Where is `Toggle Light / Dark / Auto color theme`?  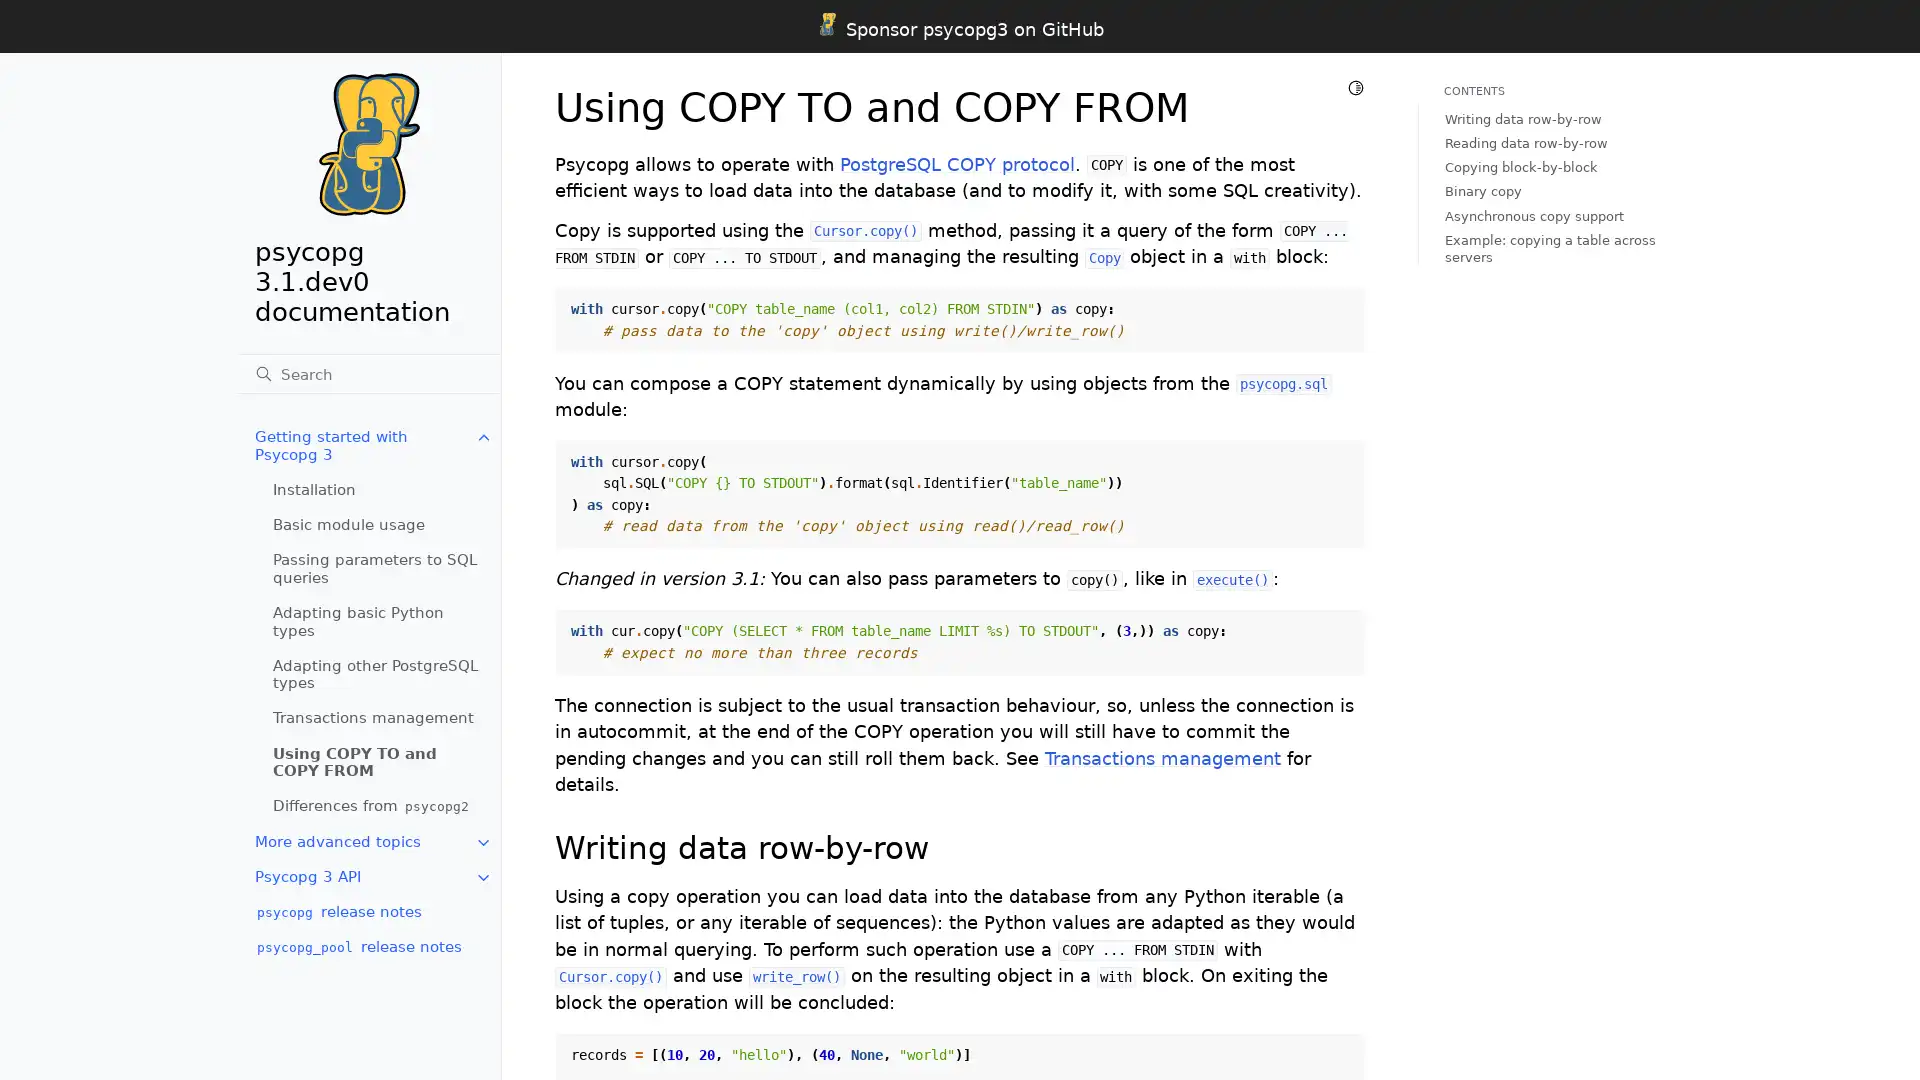
Toggle Light / Dark / Auto color theme is located at coordinates (1355, 86).